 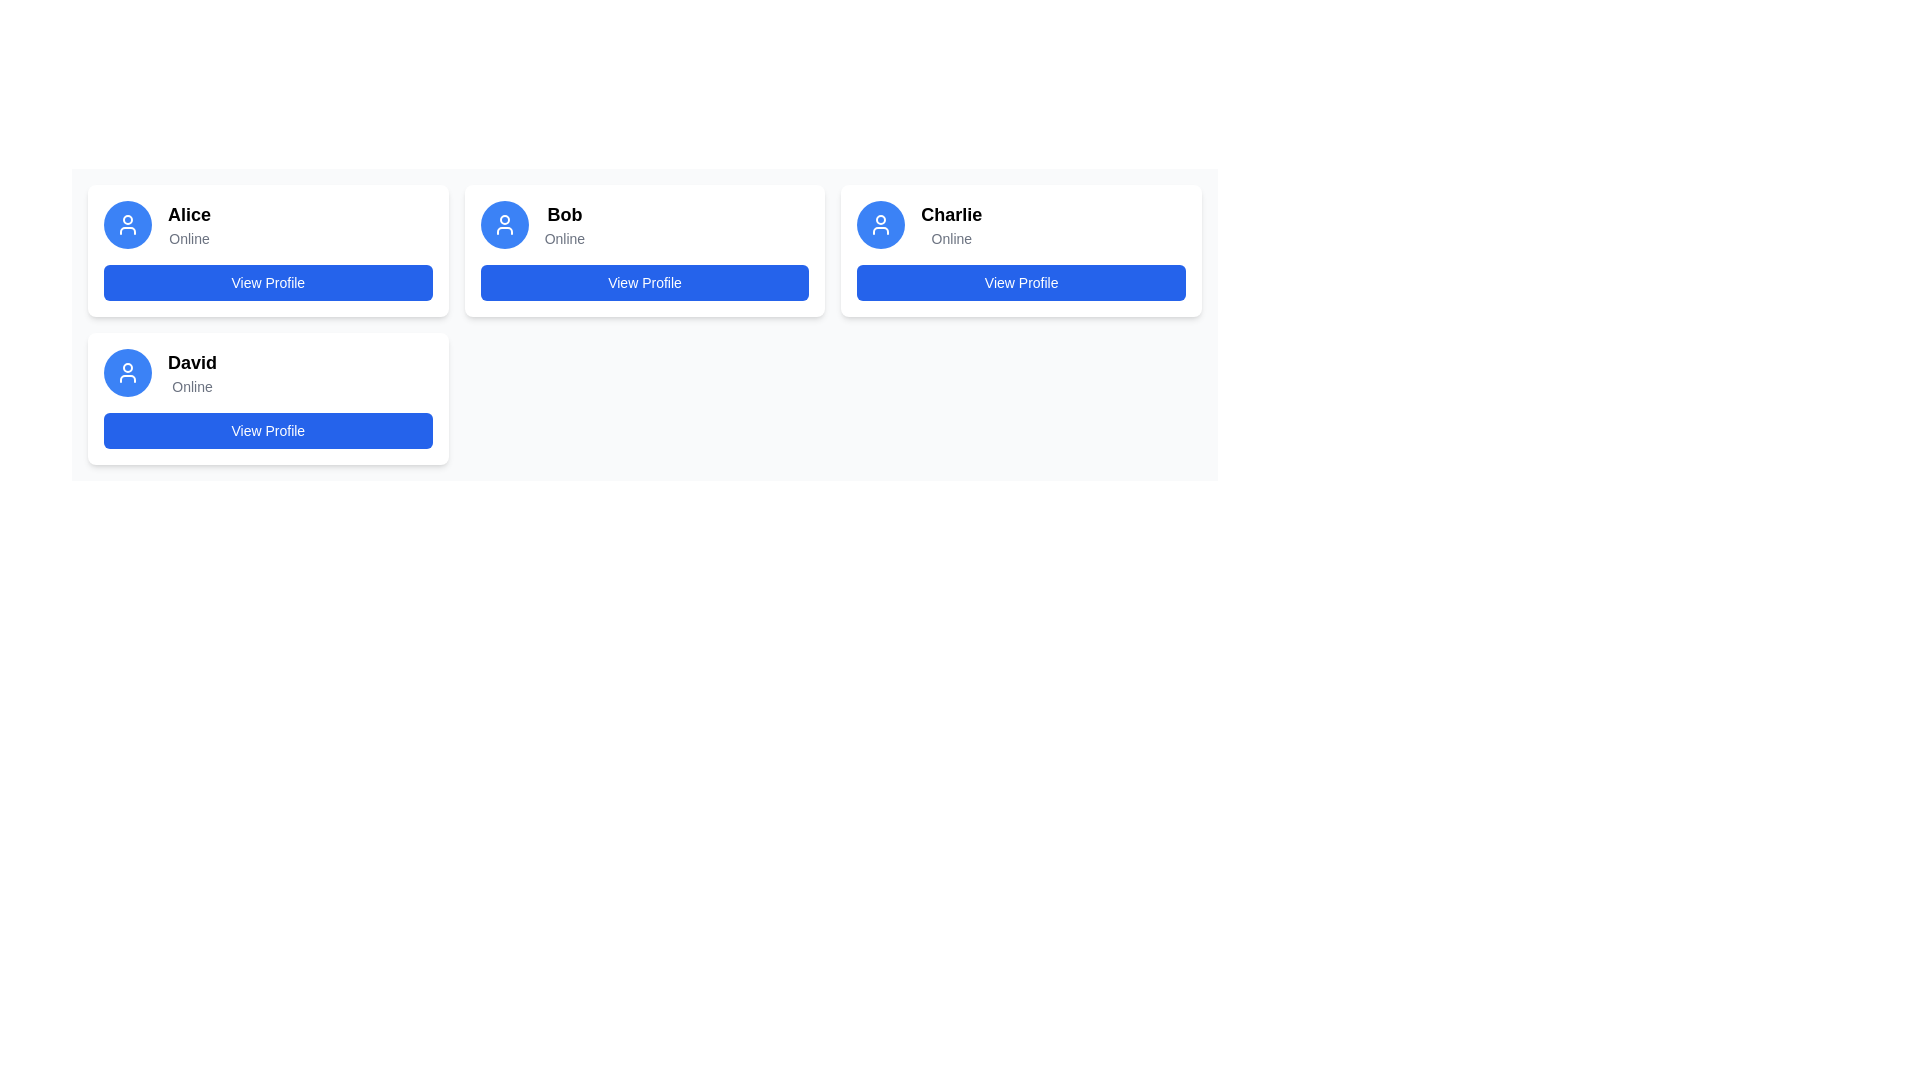 What do you see at coordinates (267, 249) in the screenshot?
I see `the 'View Profile' button on Alice's user information card located in the top-left corner of the grid layout` at bounding box center [267, 249].